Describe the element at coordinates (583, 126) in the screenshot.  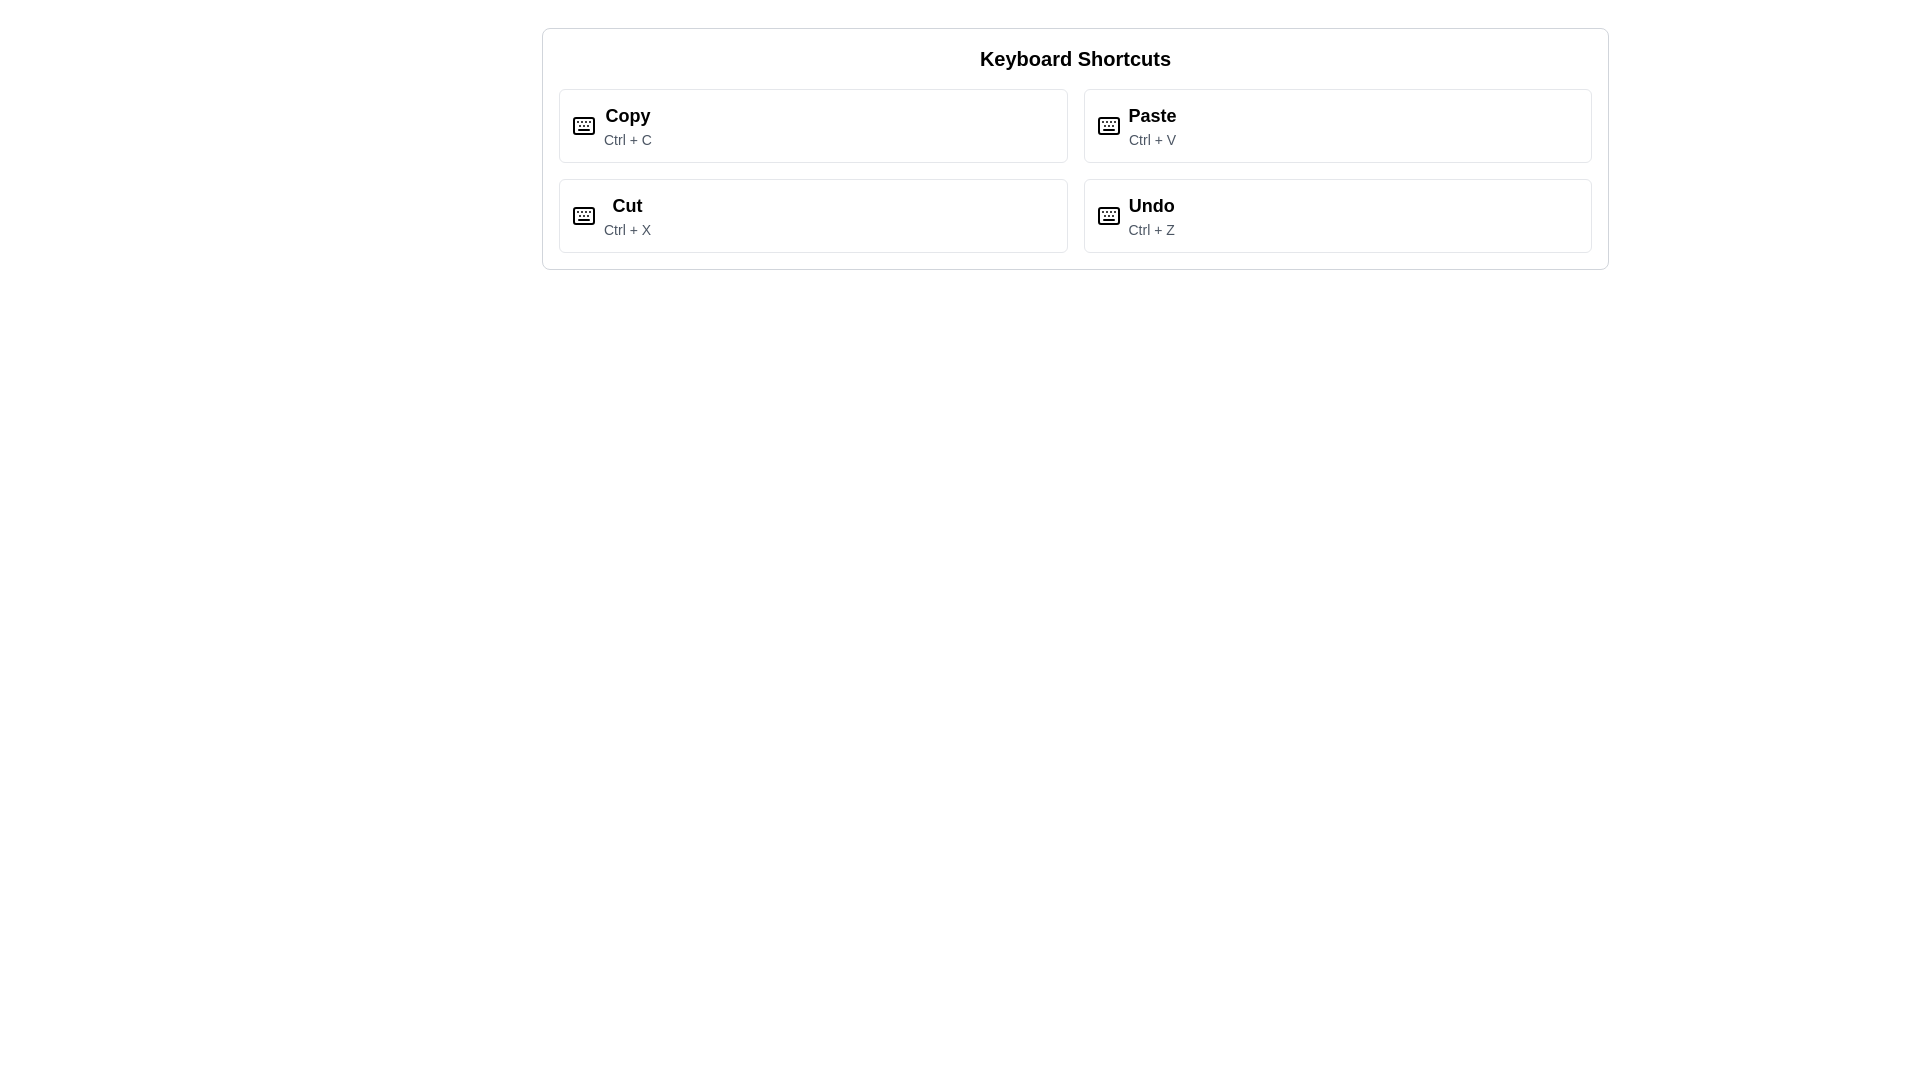
I see `the keyboard icon SVG graphic located to the left of the 'Copy' button, which visually represents the keyboard function for the action` at that location.